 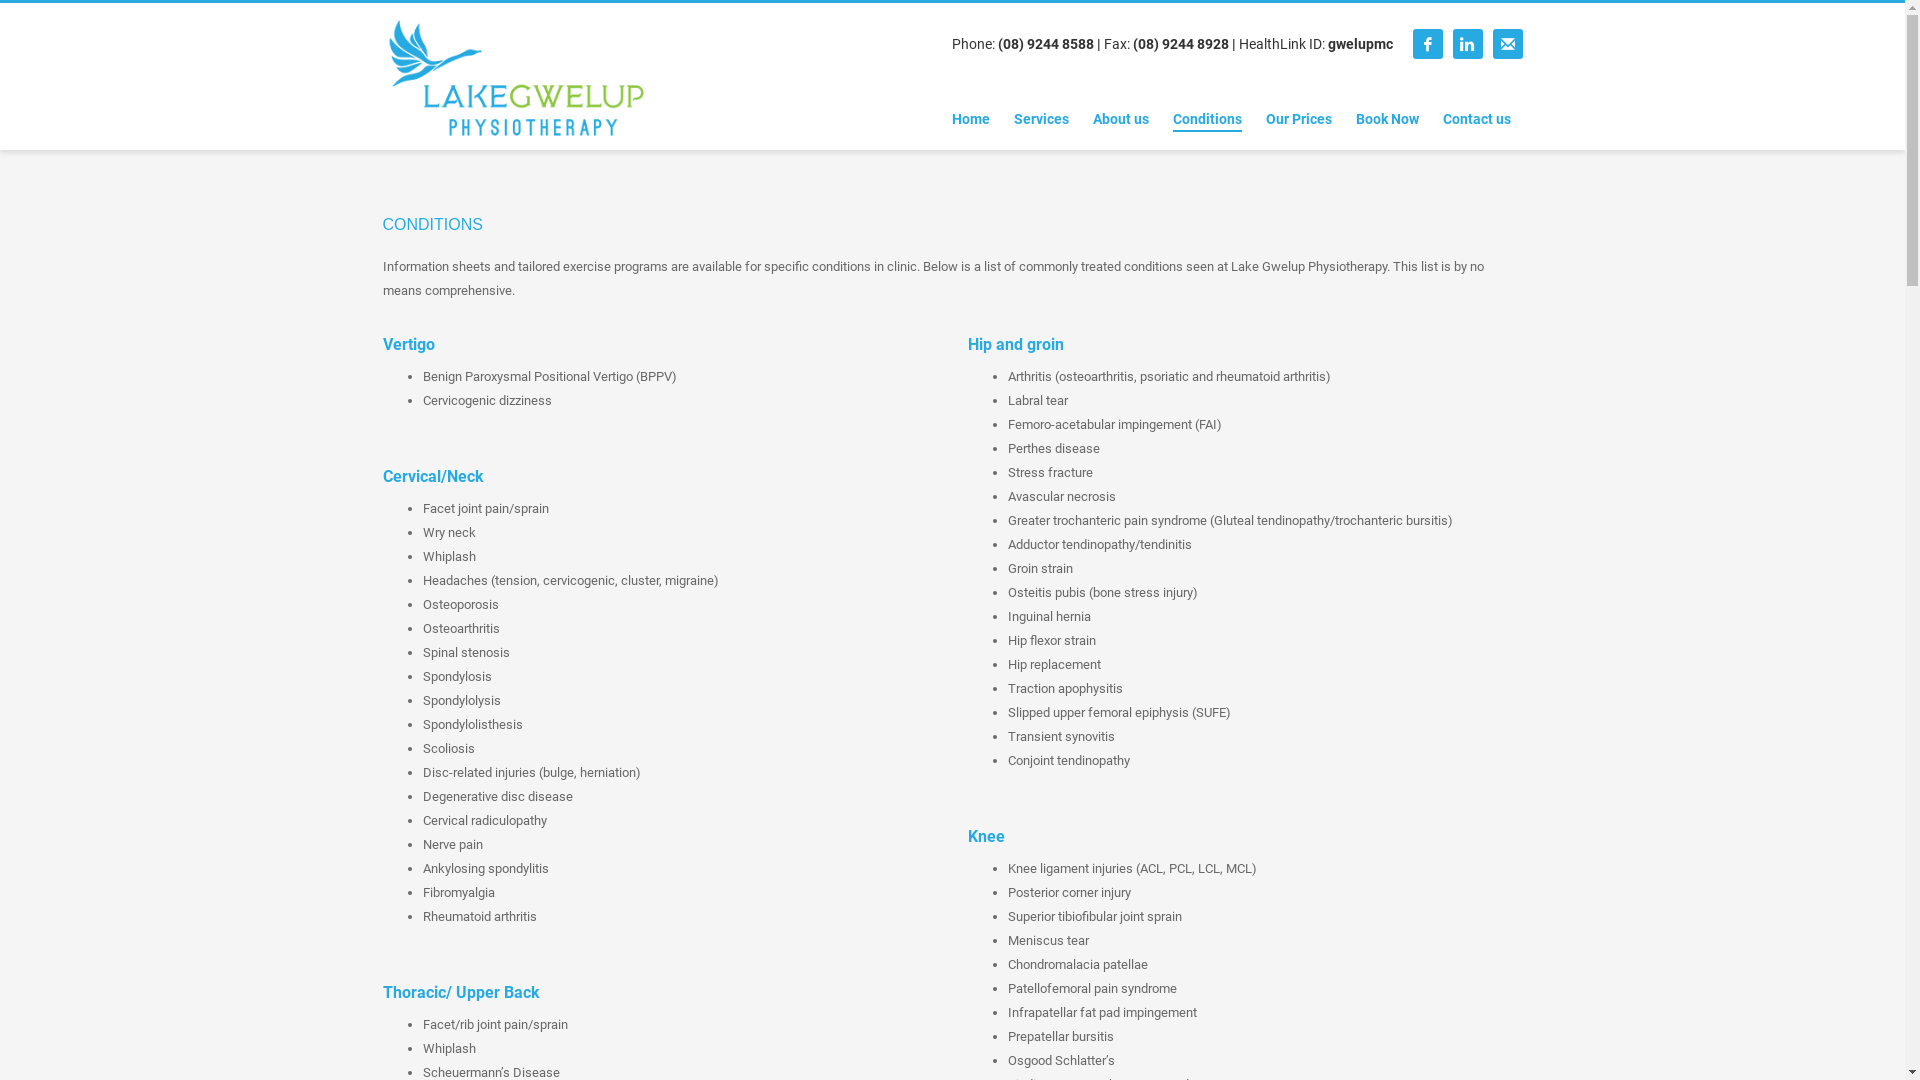 I want to click on 'Our Prices', so click(x=1299, y=119).